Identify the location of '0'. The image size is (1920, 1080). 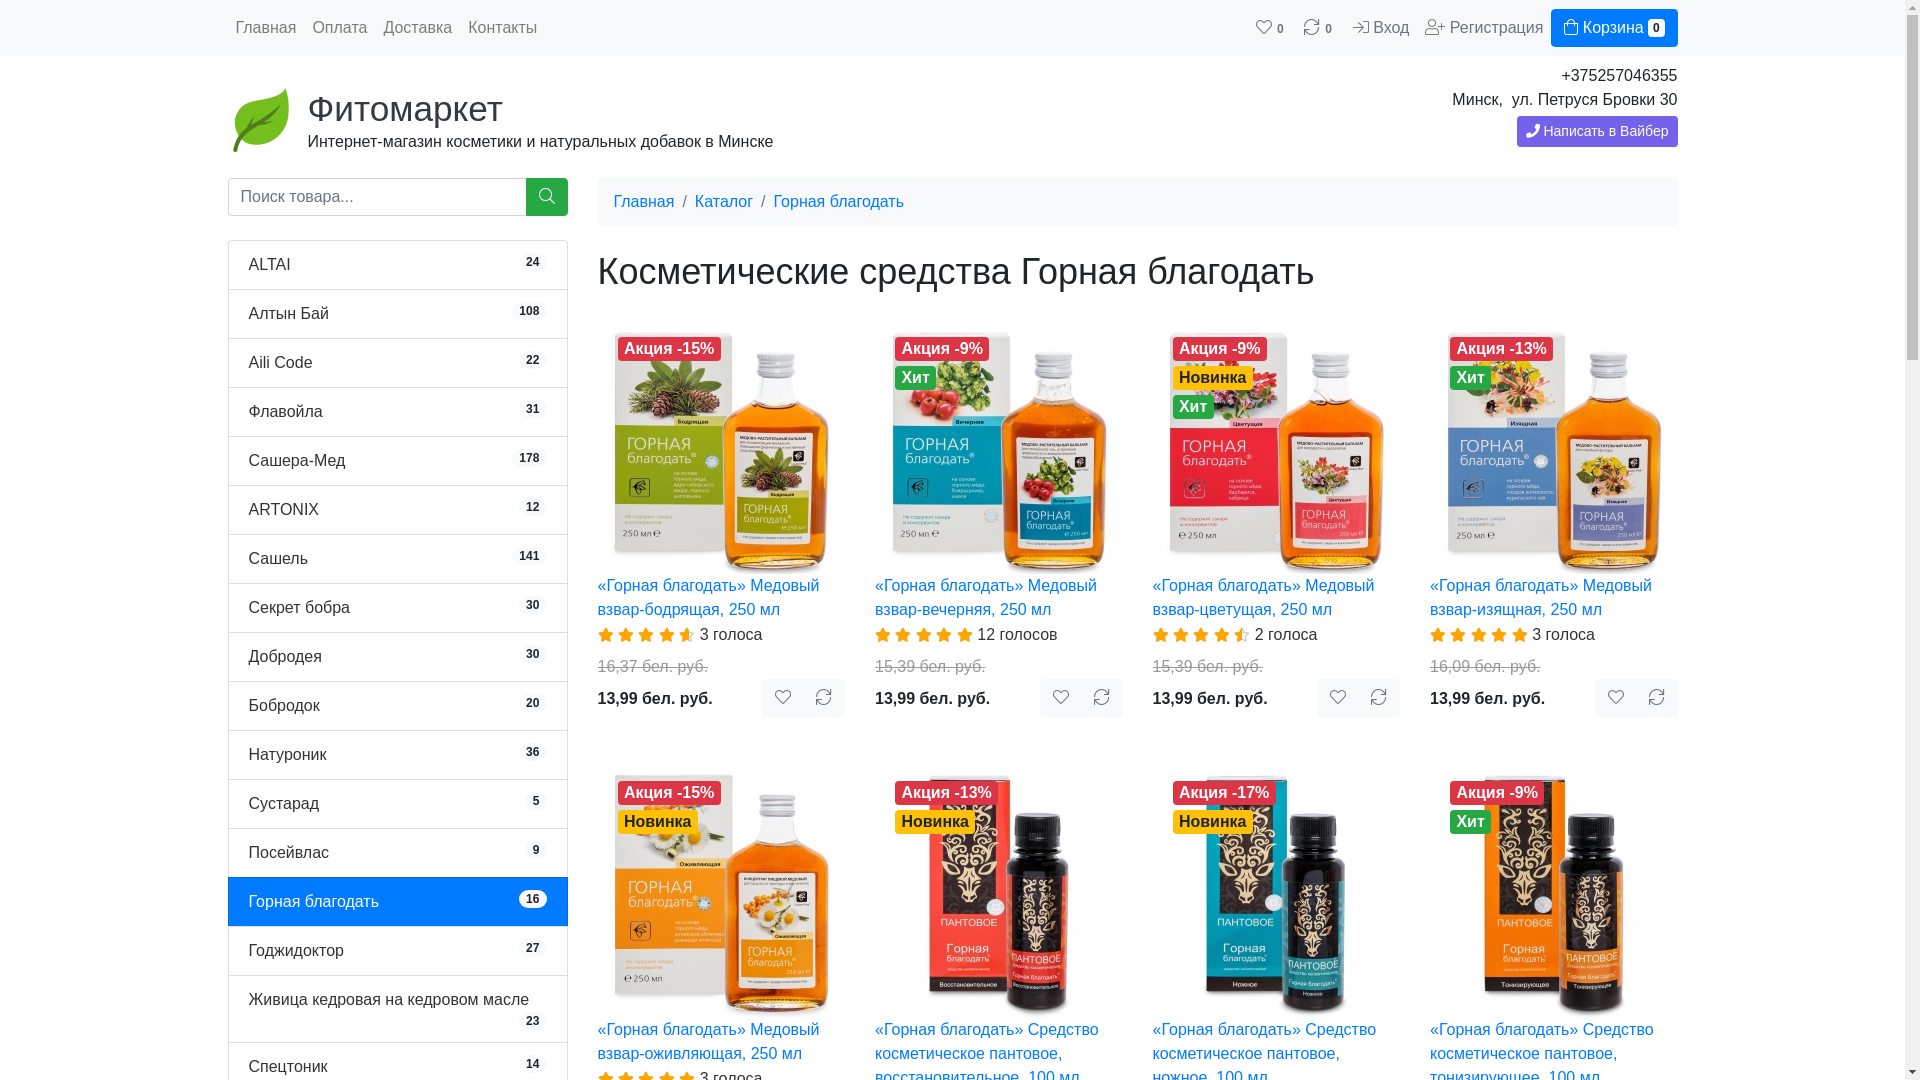
(1320, 27).